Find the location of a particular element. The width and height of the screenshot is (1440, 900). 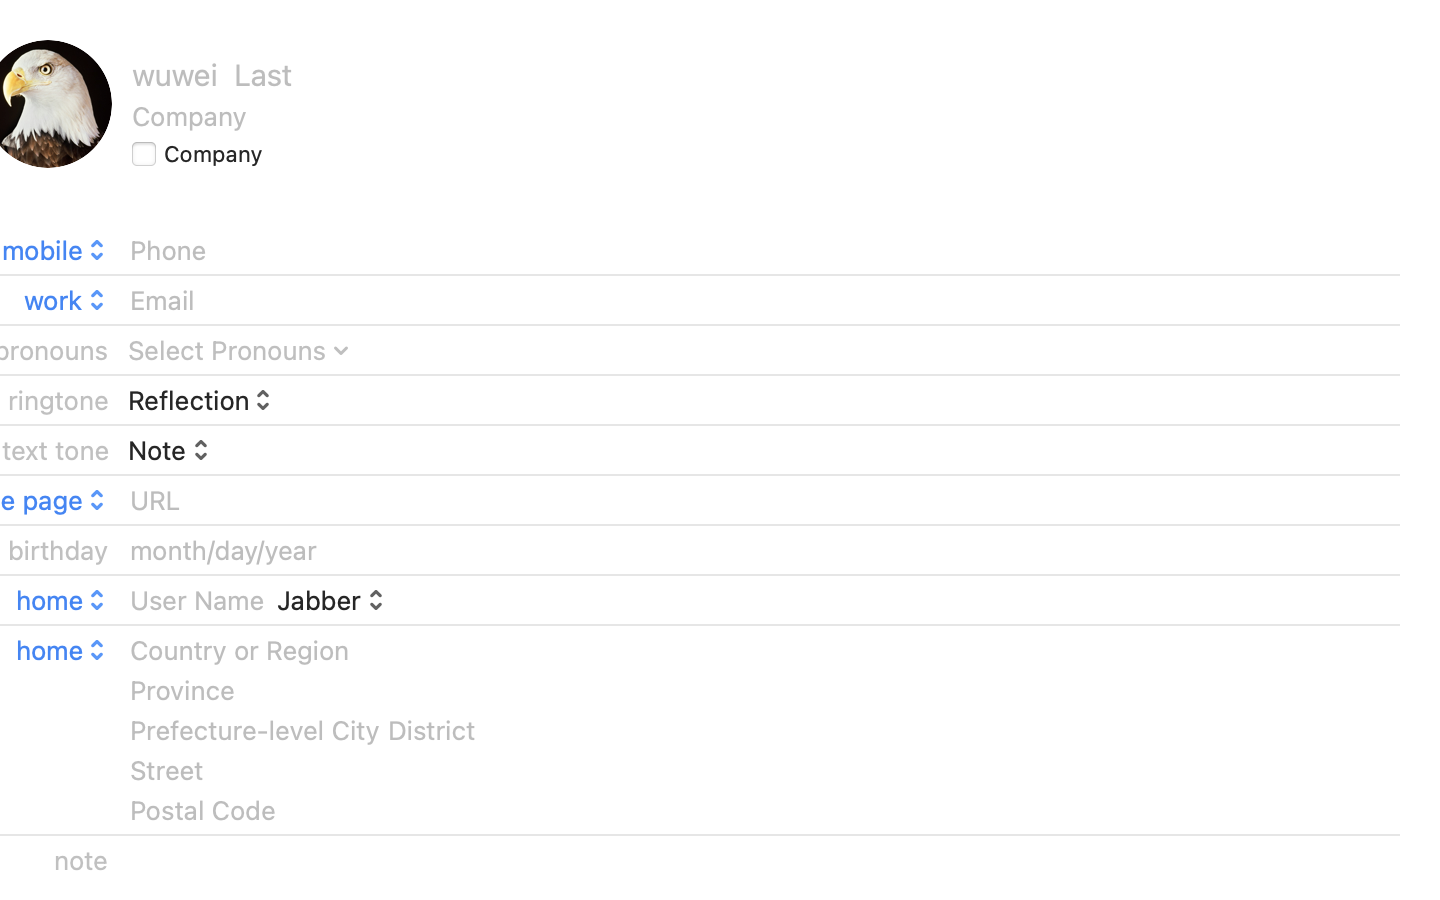

'work' is located at coordinates (66, 298).